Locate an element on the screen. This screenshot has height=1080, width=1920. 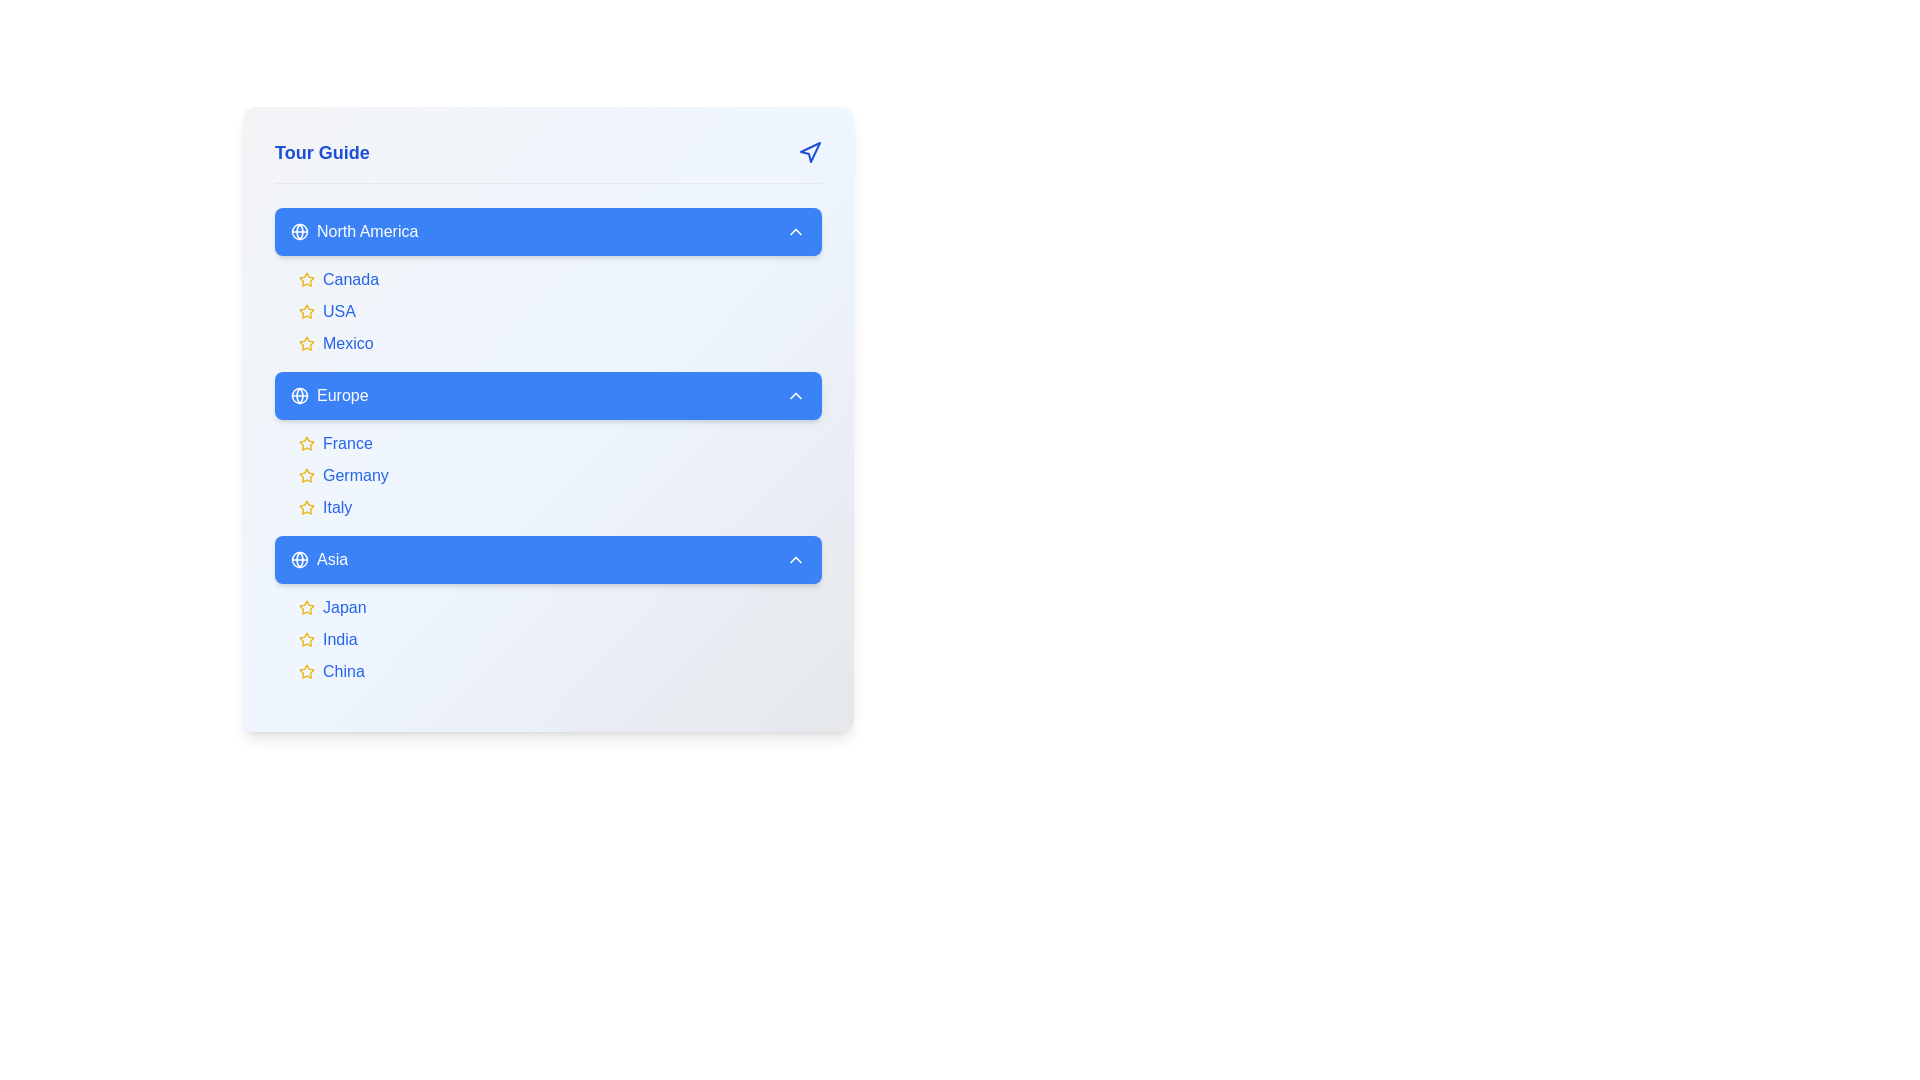
globe icon located to the left of the text 'North America', which is circular with a blue tint and a world map design, positioned in the first section of a vertical list is located at coordinates (298, 230).